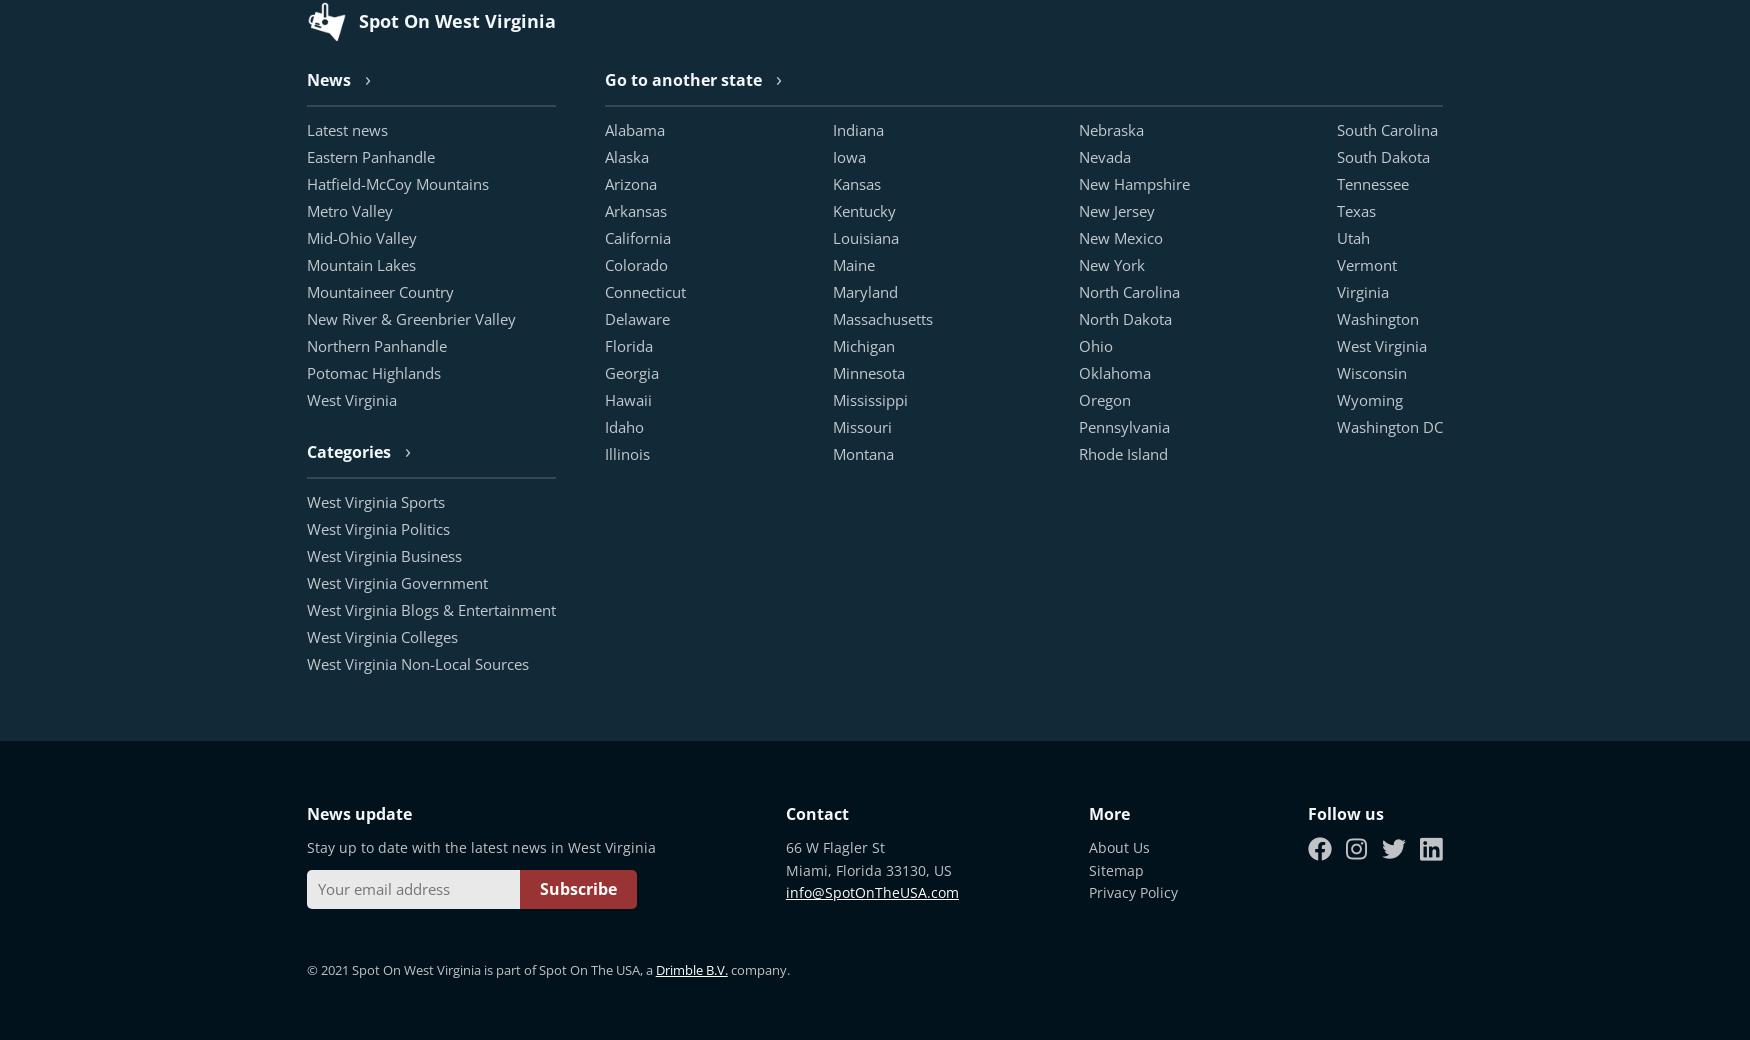  I want to click on 'West Virginia Business', so click(382, 554).